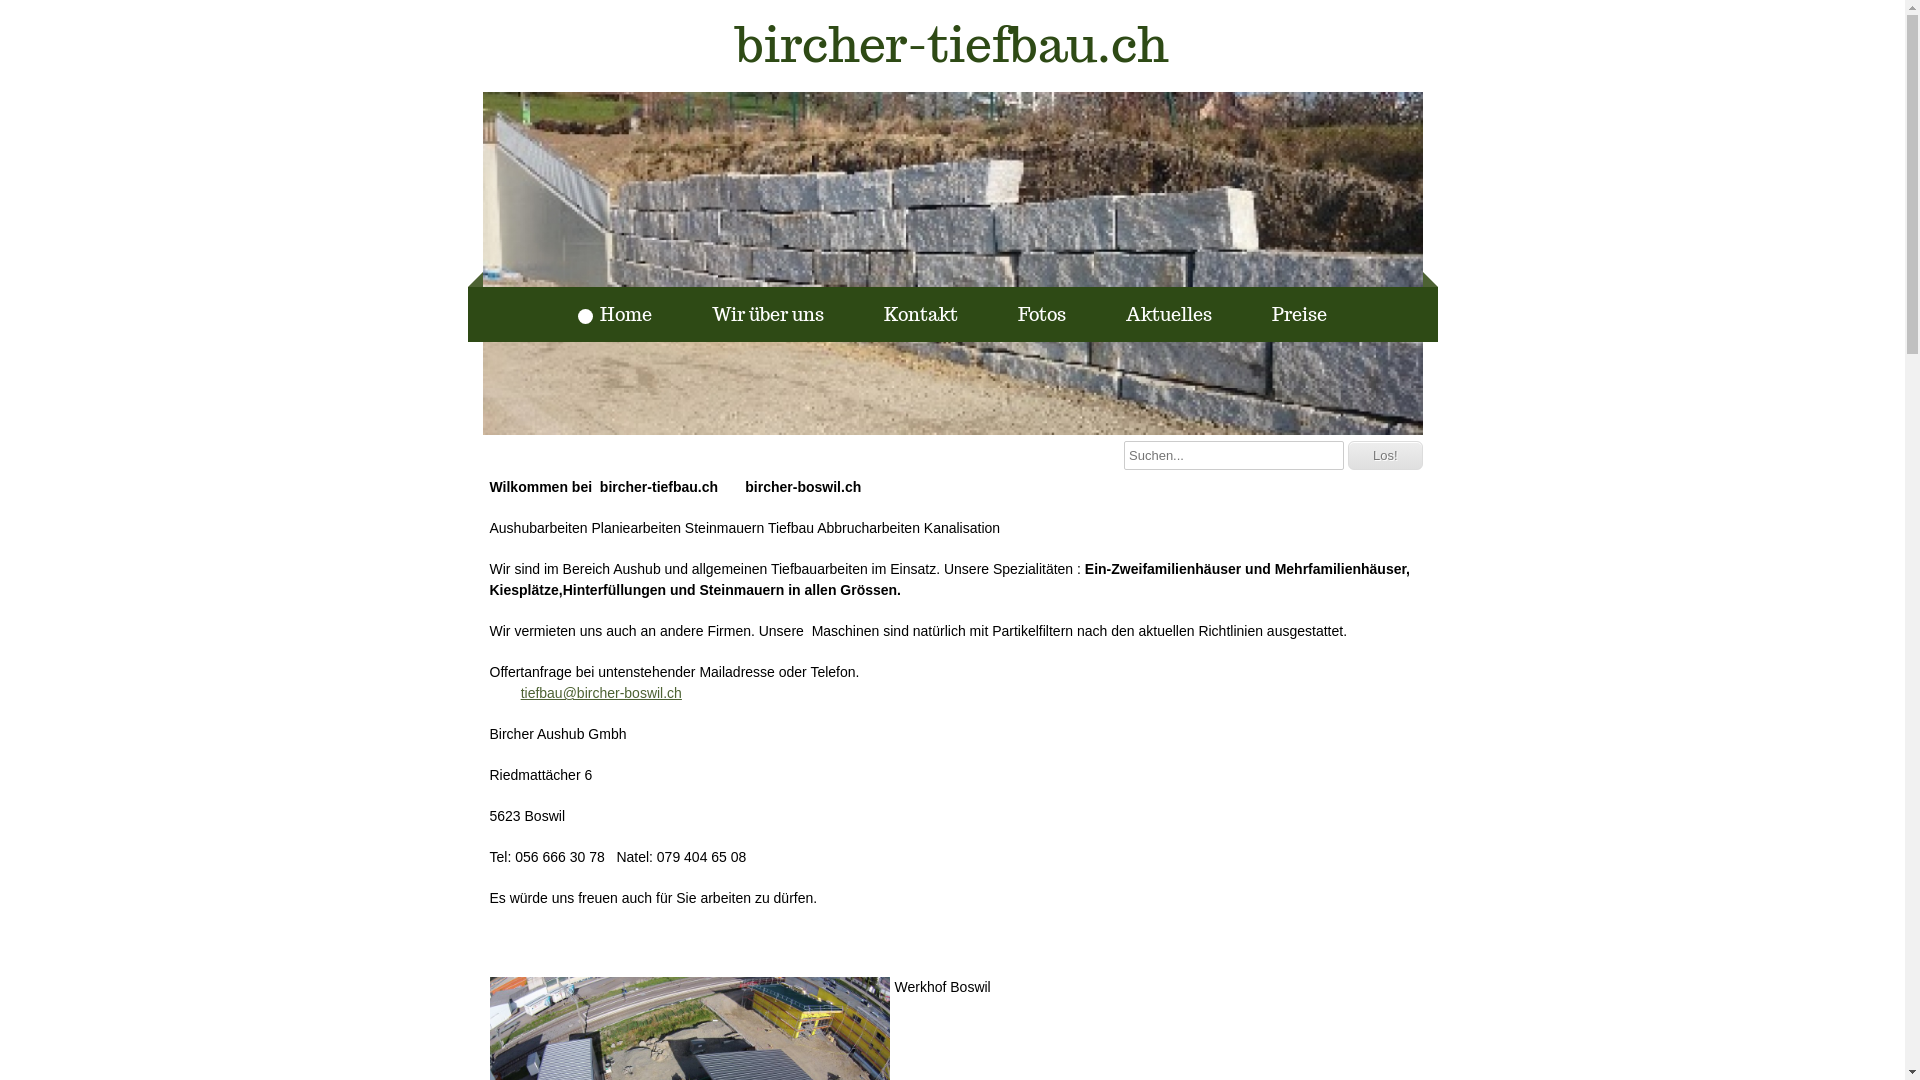 The image size is (1920, 1080). I want to click on 'bircher-tiefbau.ch', so click(950, 45).